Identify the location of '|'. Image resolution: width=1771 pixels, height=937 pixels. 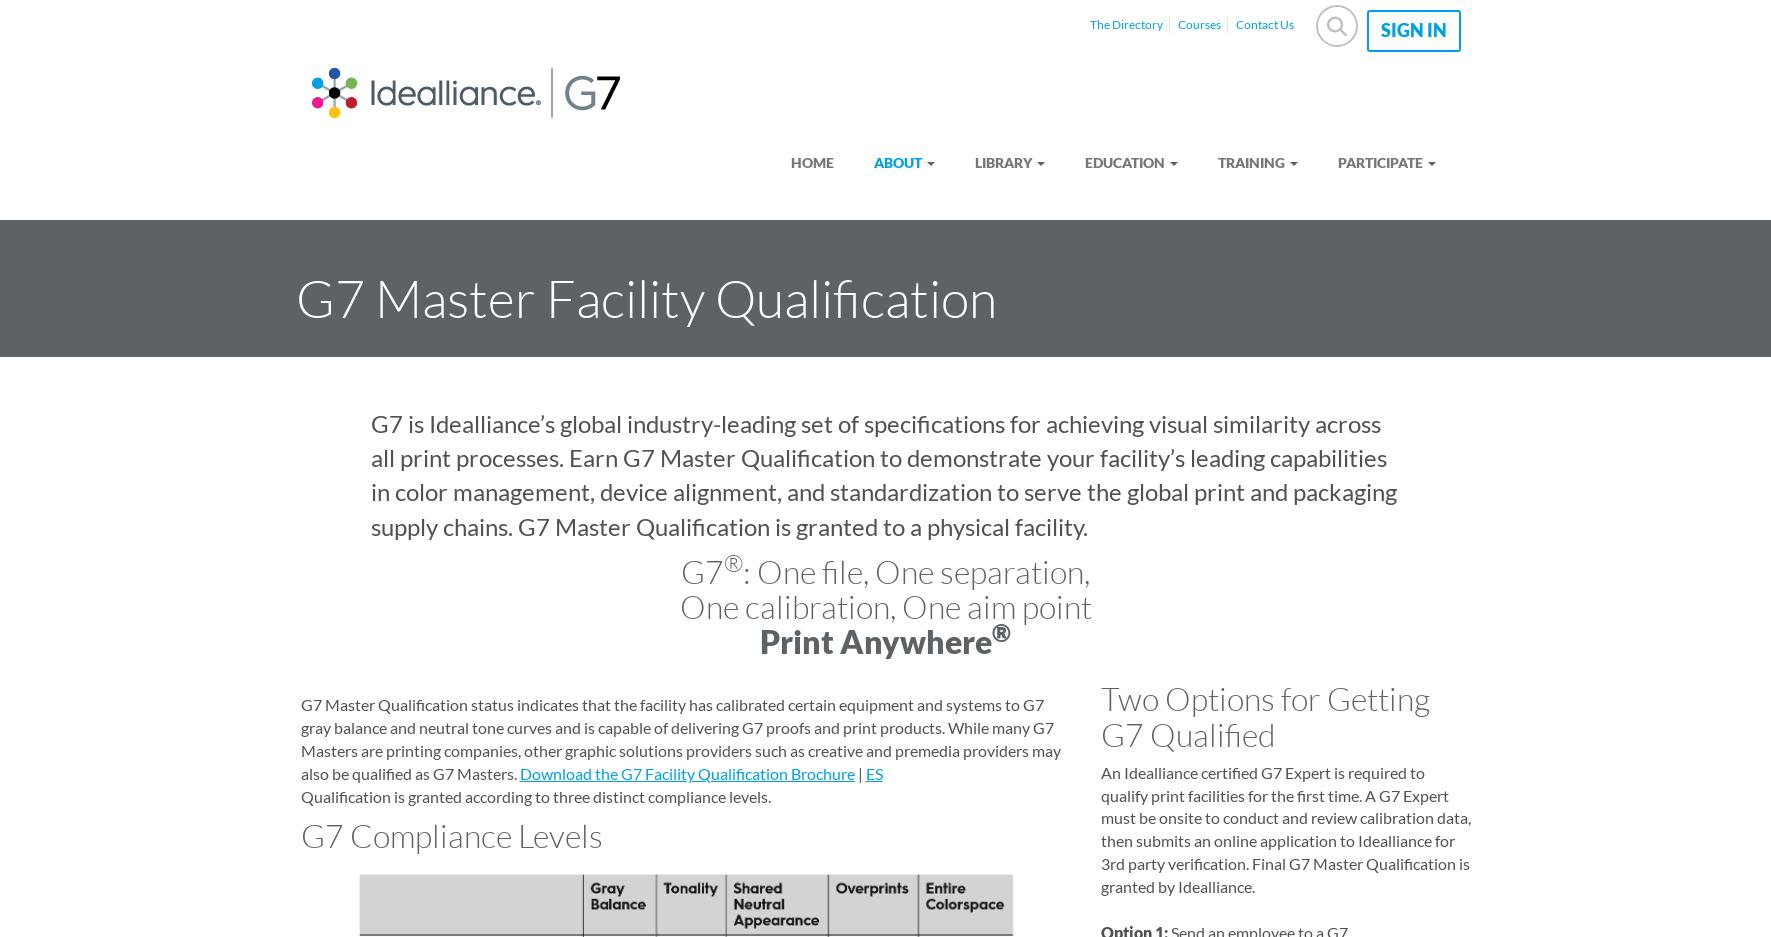
(852, 772).